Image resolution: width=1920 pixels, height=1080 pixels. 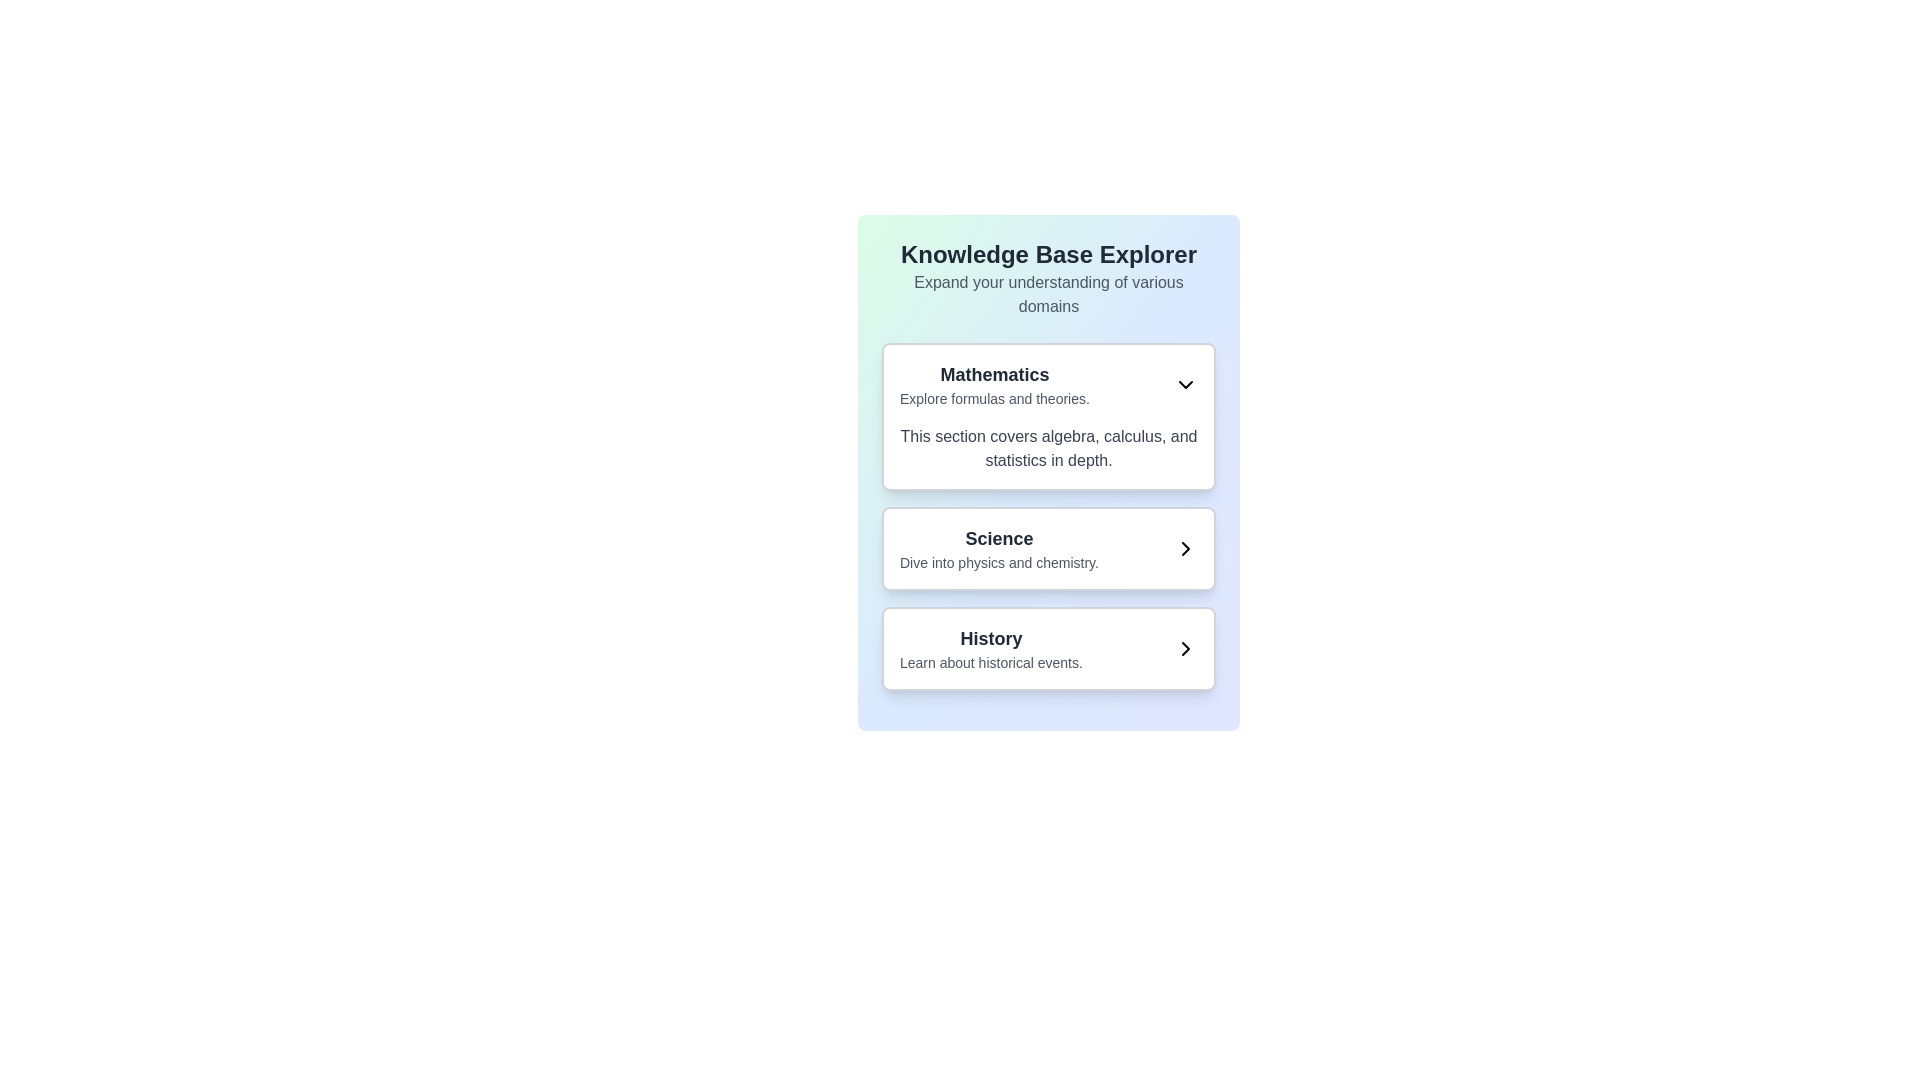 I want to click on informational text block titled 'Science' which contains the subtitle 'Dive into physics and chemistry', positioned centrally within the 'Knowledge Base Explorer' card, so click(x=999, y=548).